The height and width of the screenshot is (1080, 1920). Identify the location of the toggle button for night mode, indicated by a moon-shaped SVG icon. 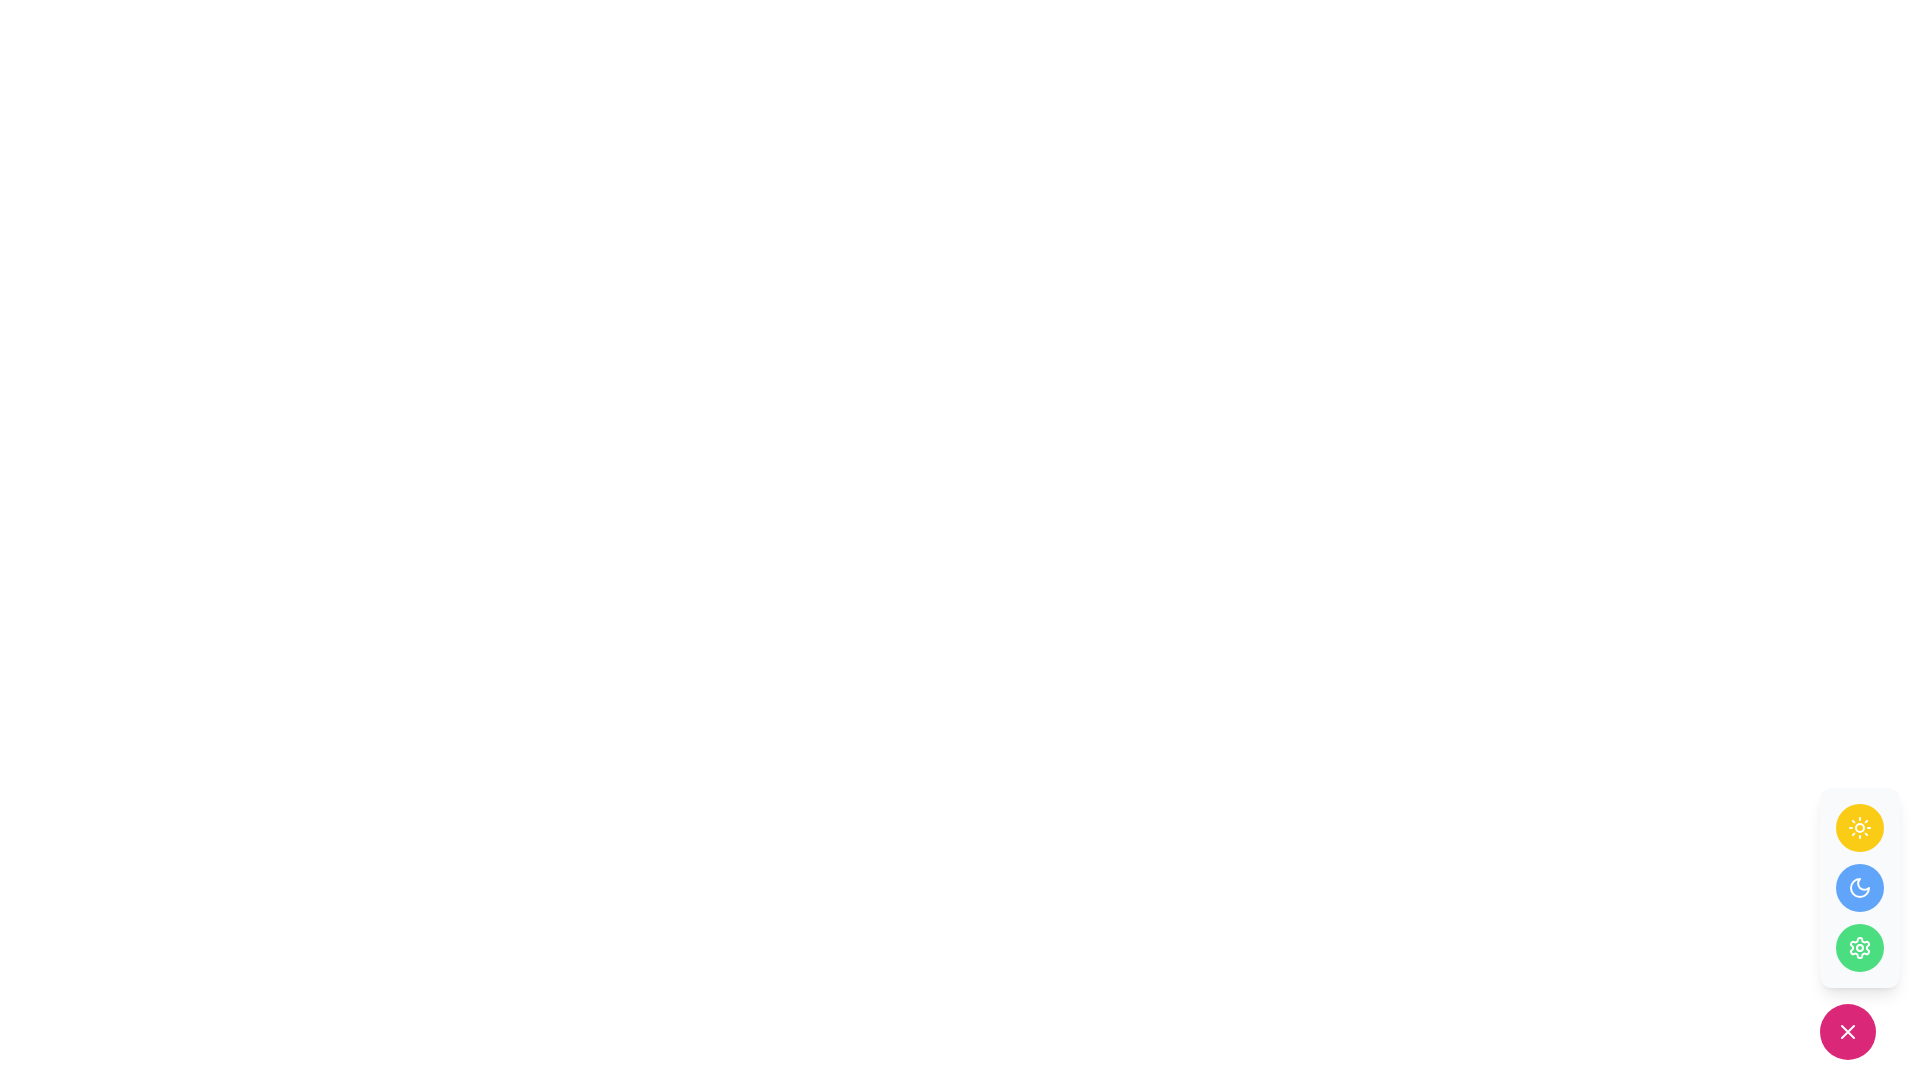
(1859, 886).